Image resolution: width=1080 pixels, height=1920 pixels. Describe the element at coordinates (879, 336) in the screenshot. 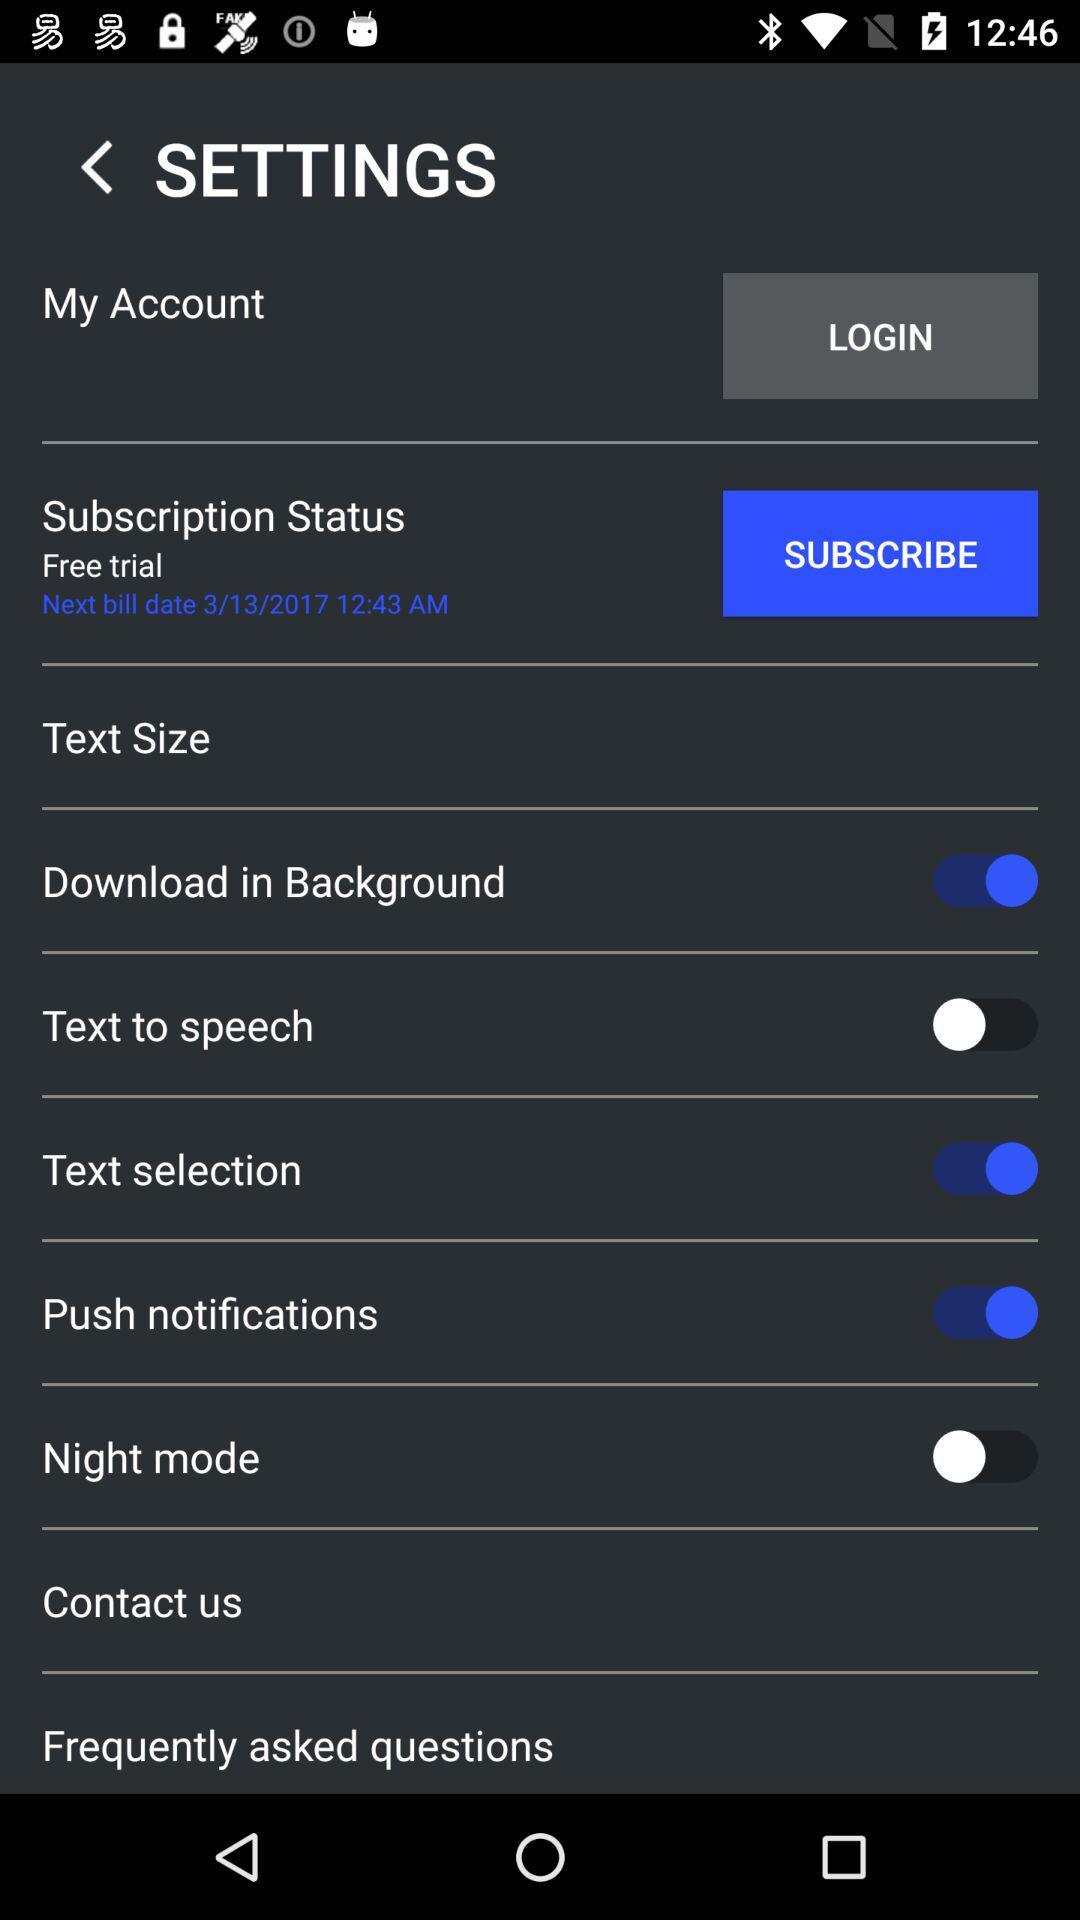

I see `app next to my account app` at that location.